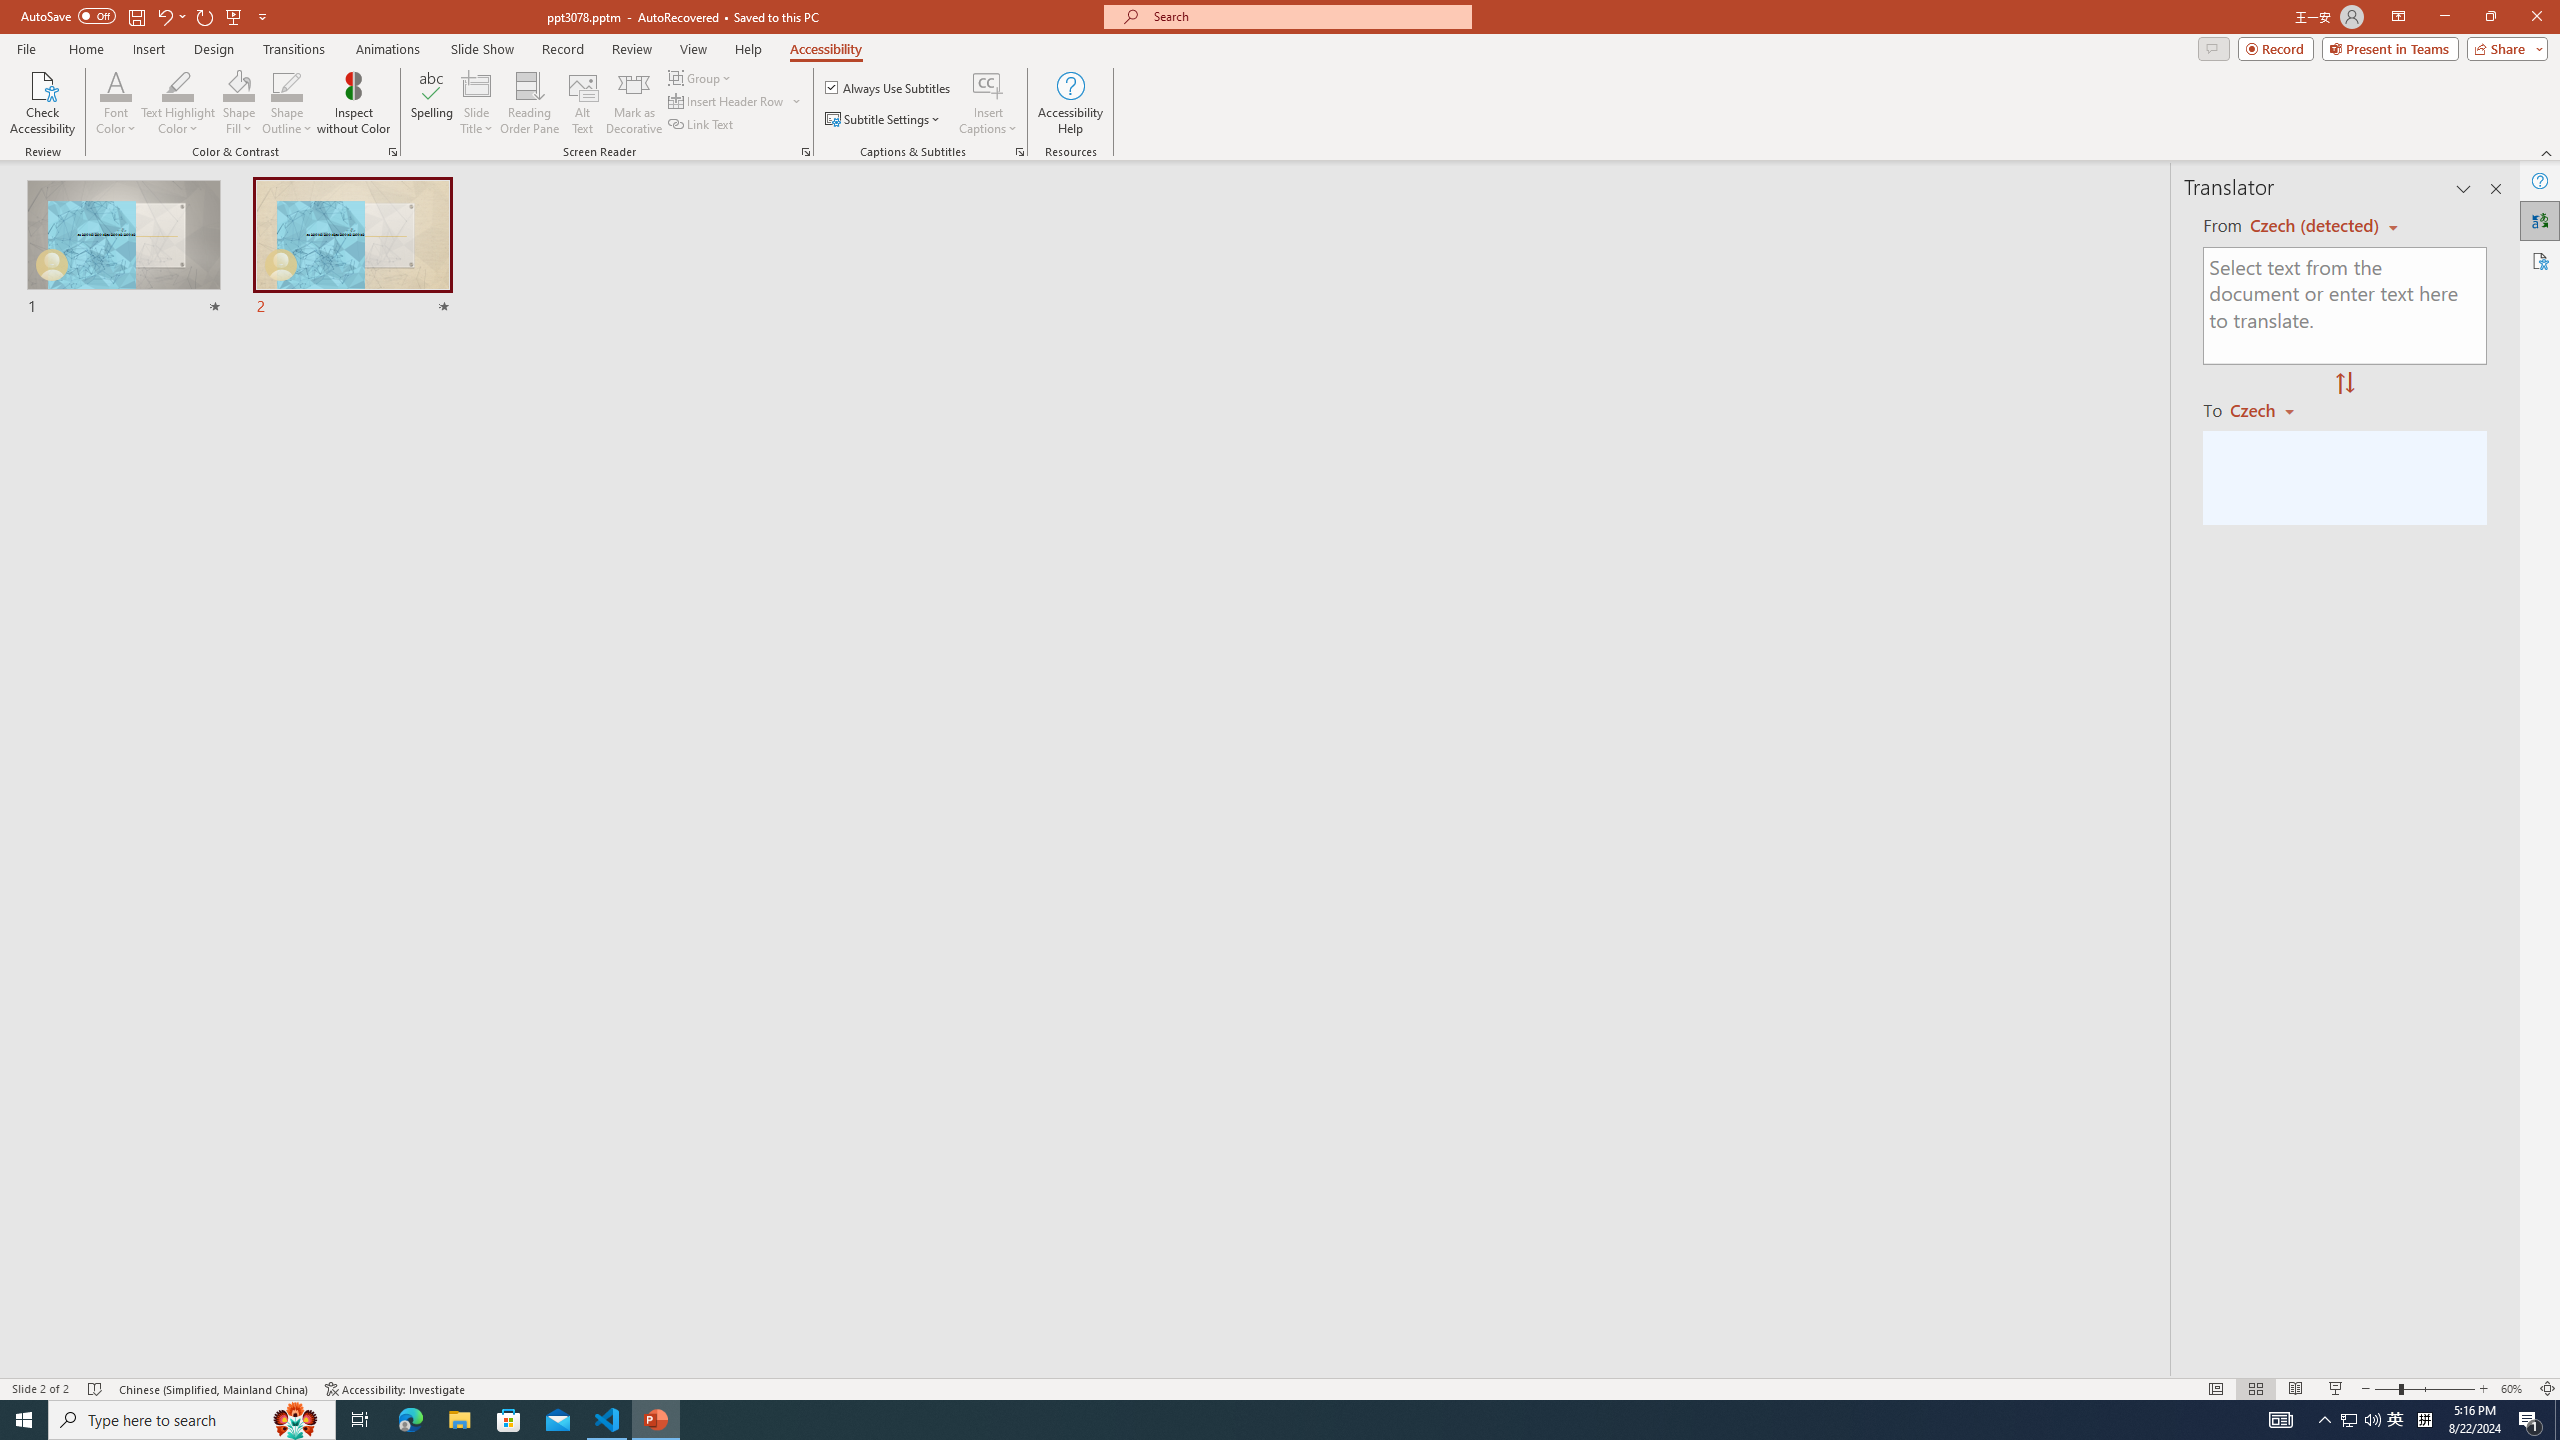 The width and height of the screenshot is (2560, 1440). I want to click on 'Insert Captions', so click(987, 103).